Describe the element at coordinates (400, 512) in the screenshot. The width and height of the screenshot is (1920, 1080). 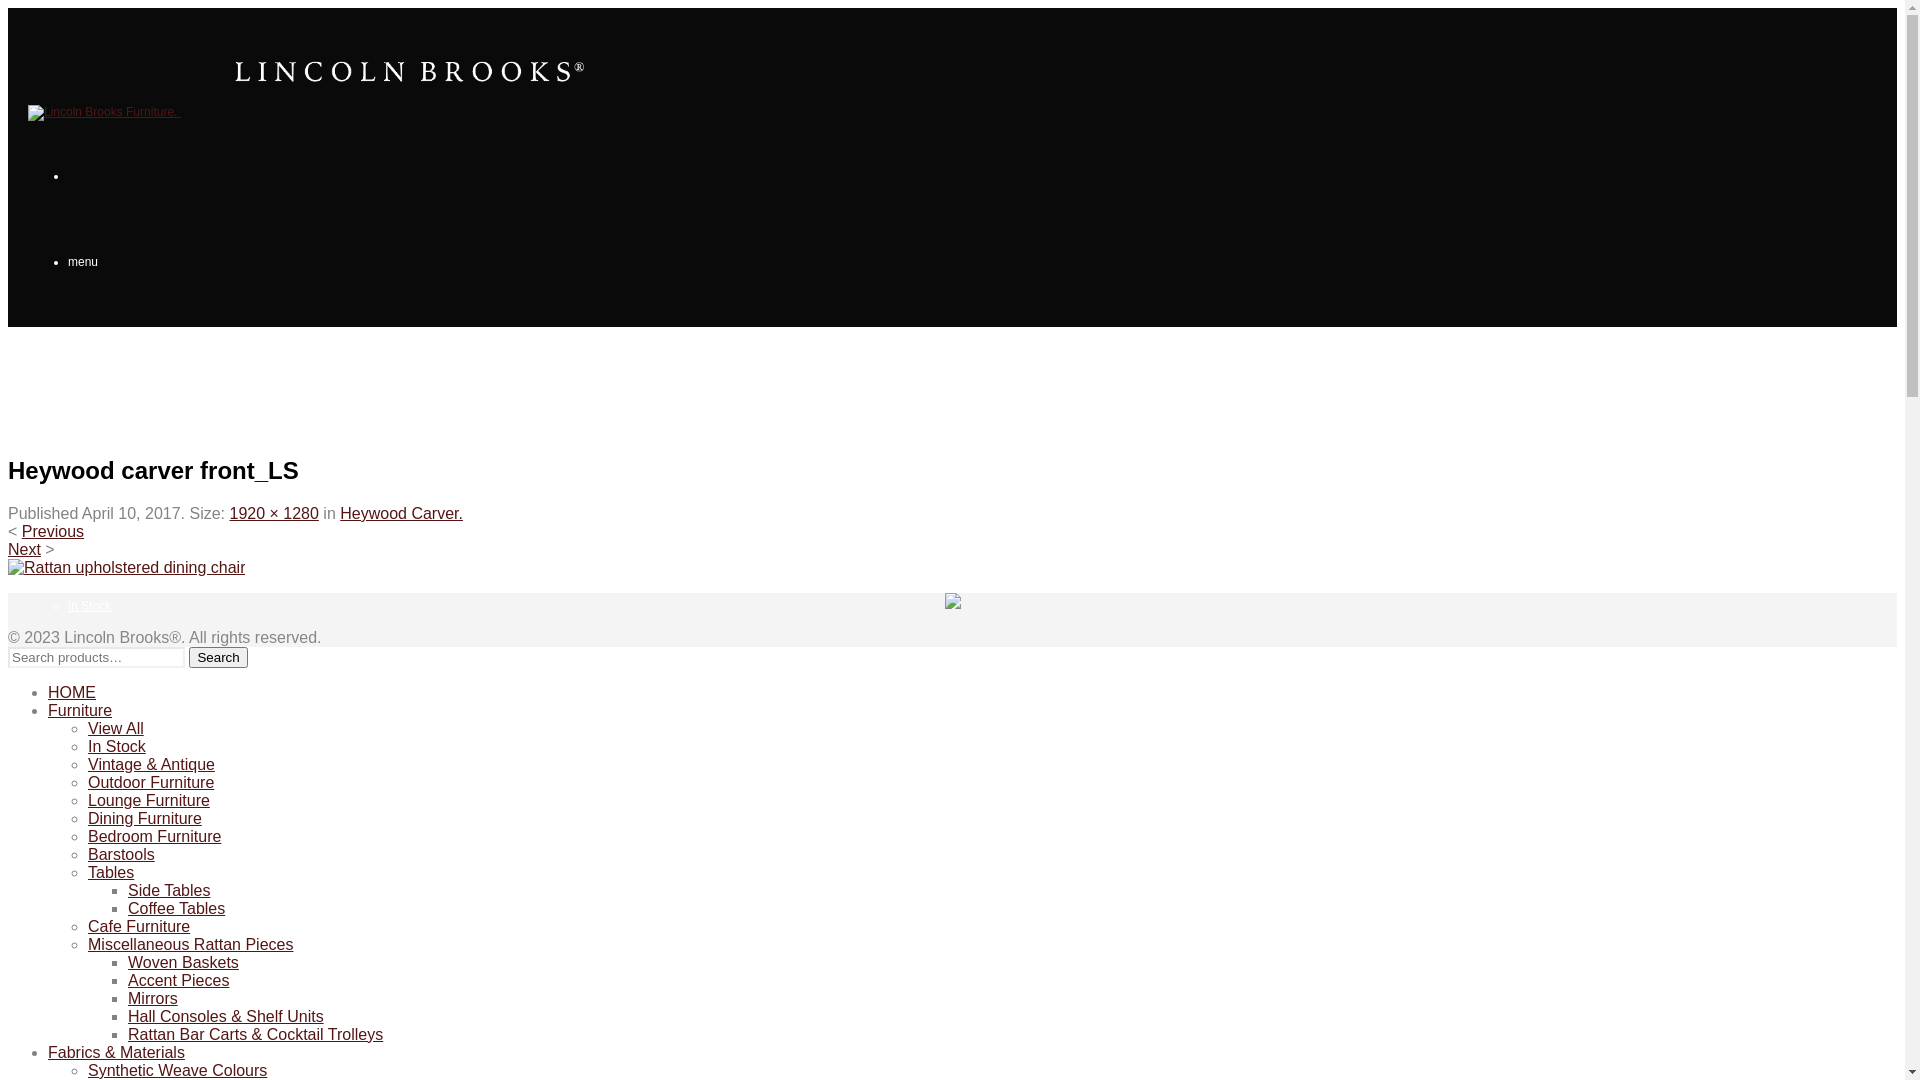
I see `'Heywood Carver.'` at that location.